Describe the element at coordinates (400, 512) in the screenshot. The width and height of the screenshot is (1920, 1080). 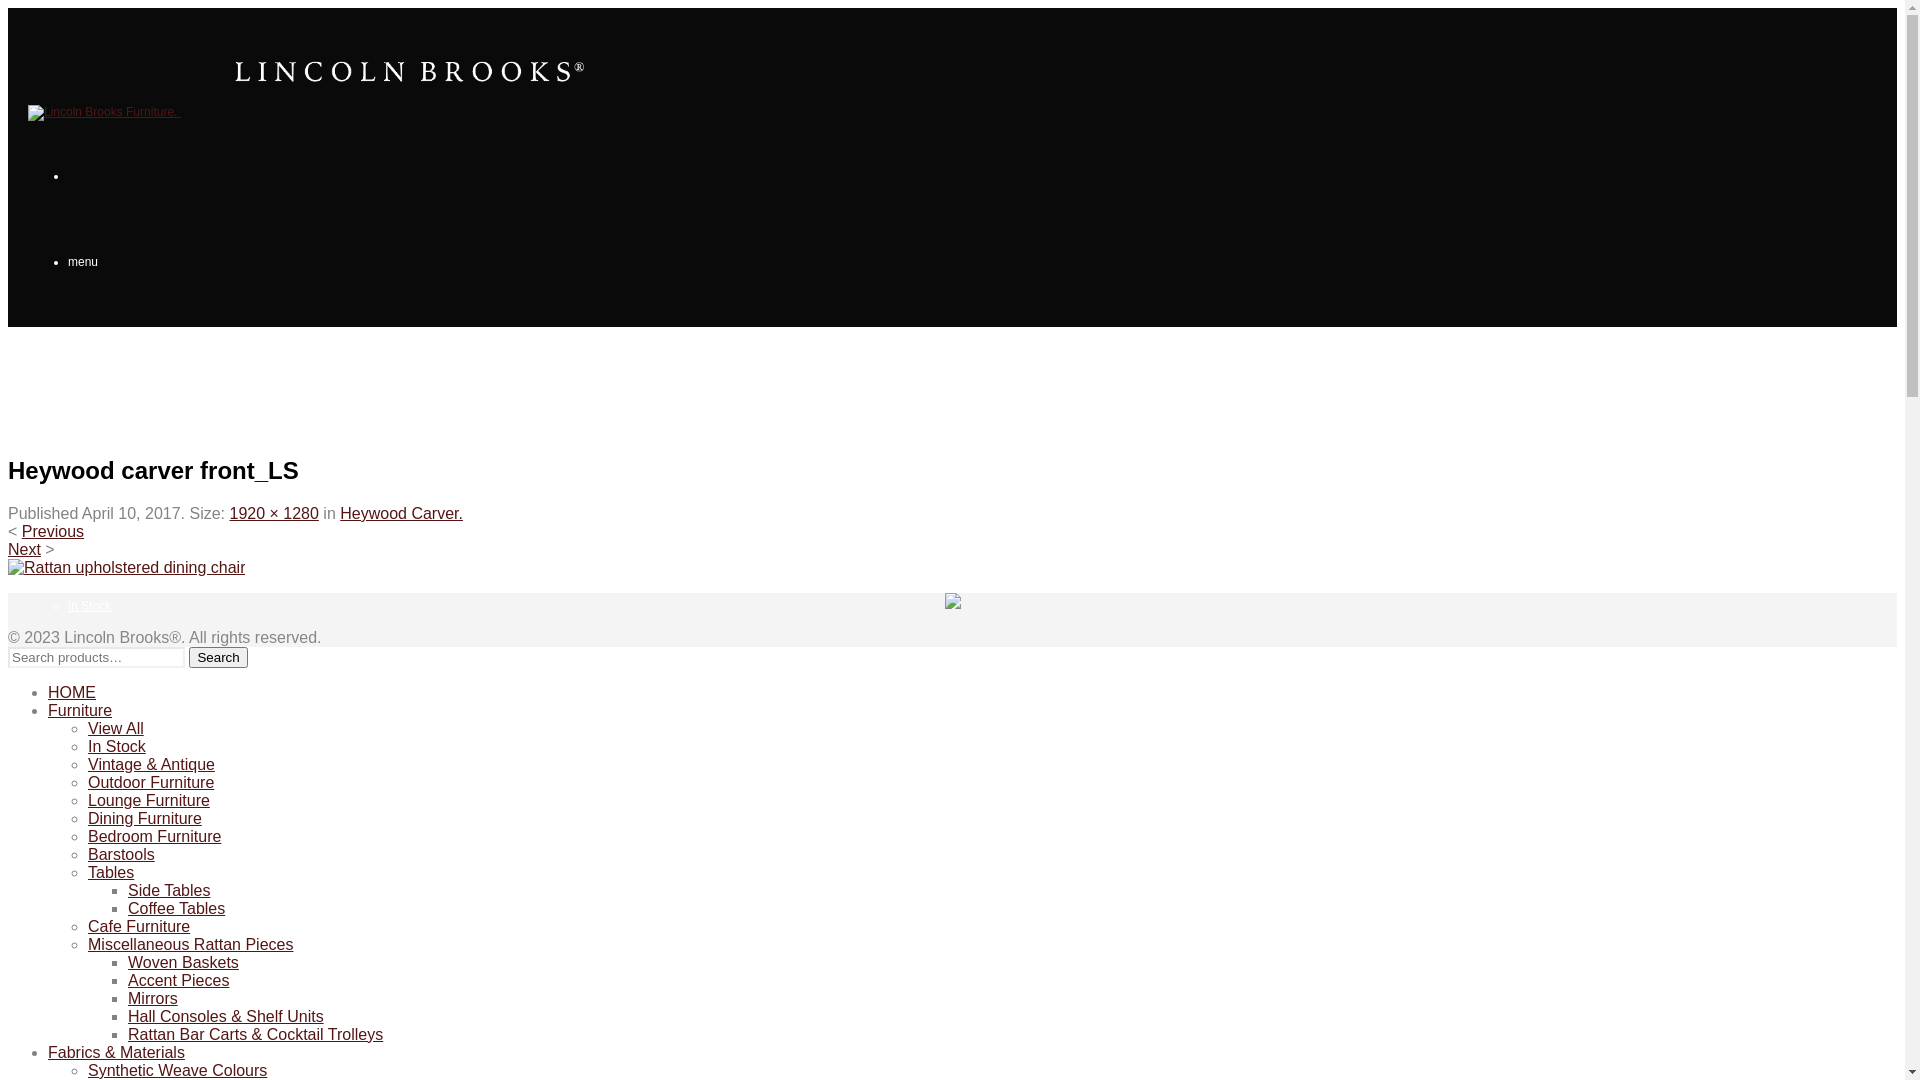
I see `'Heywood Carver.'` at that location.